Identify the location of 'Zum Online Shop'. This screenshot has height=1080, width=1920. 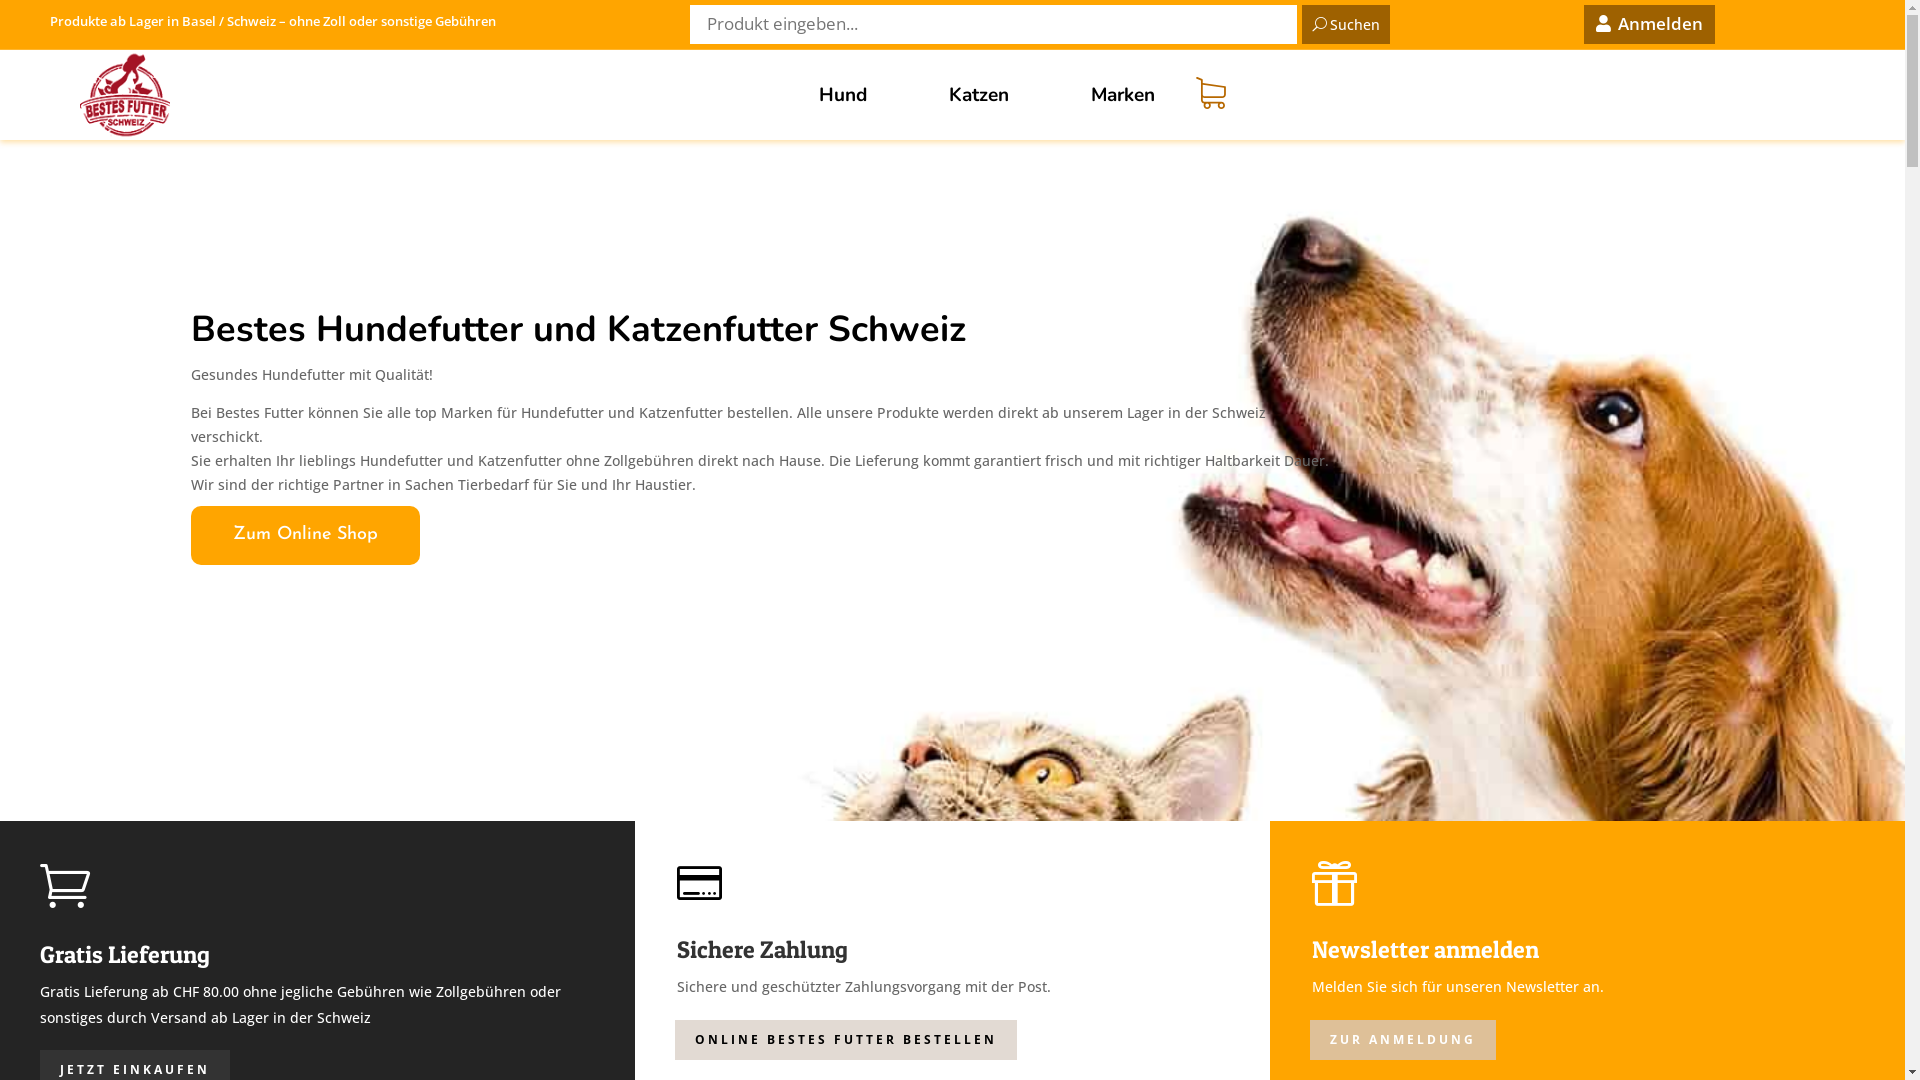
(303, 534).